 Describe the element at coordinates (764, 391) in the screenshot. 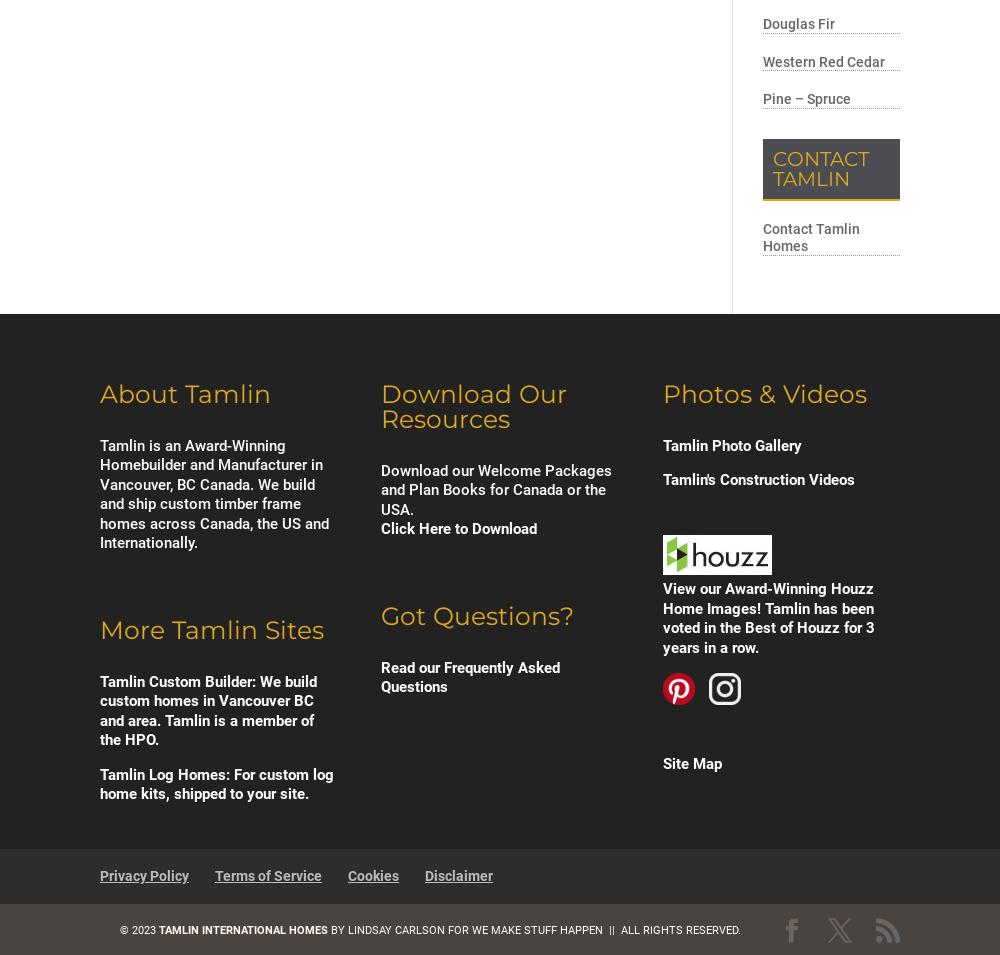

I see `'Photos & Videos'` at that location.